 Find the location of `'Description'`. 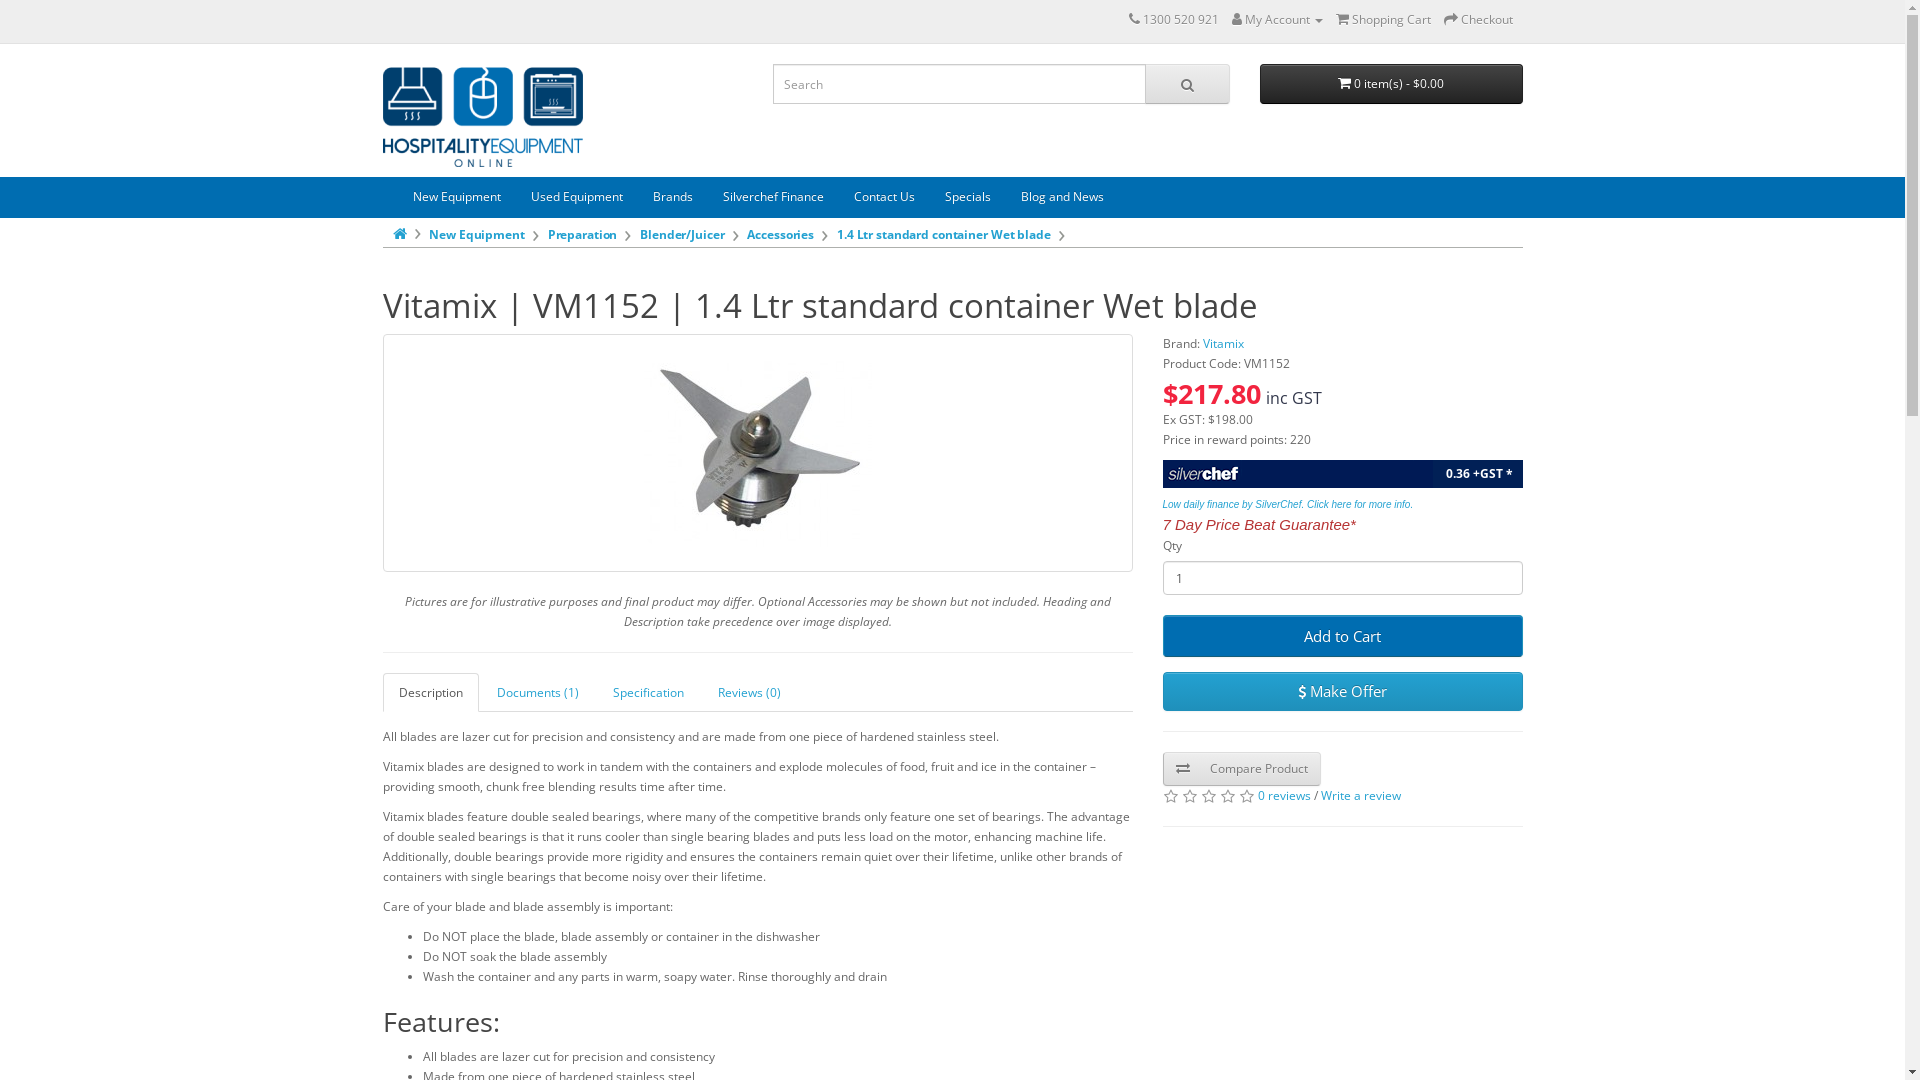

'Description' is located at coordinates (429, 691).